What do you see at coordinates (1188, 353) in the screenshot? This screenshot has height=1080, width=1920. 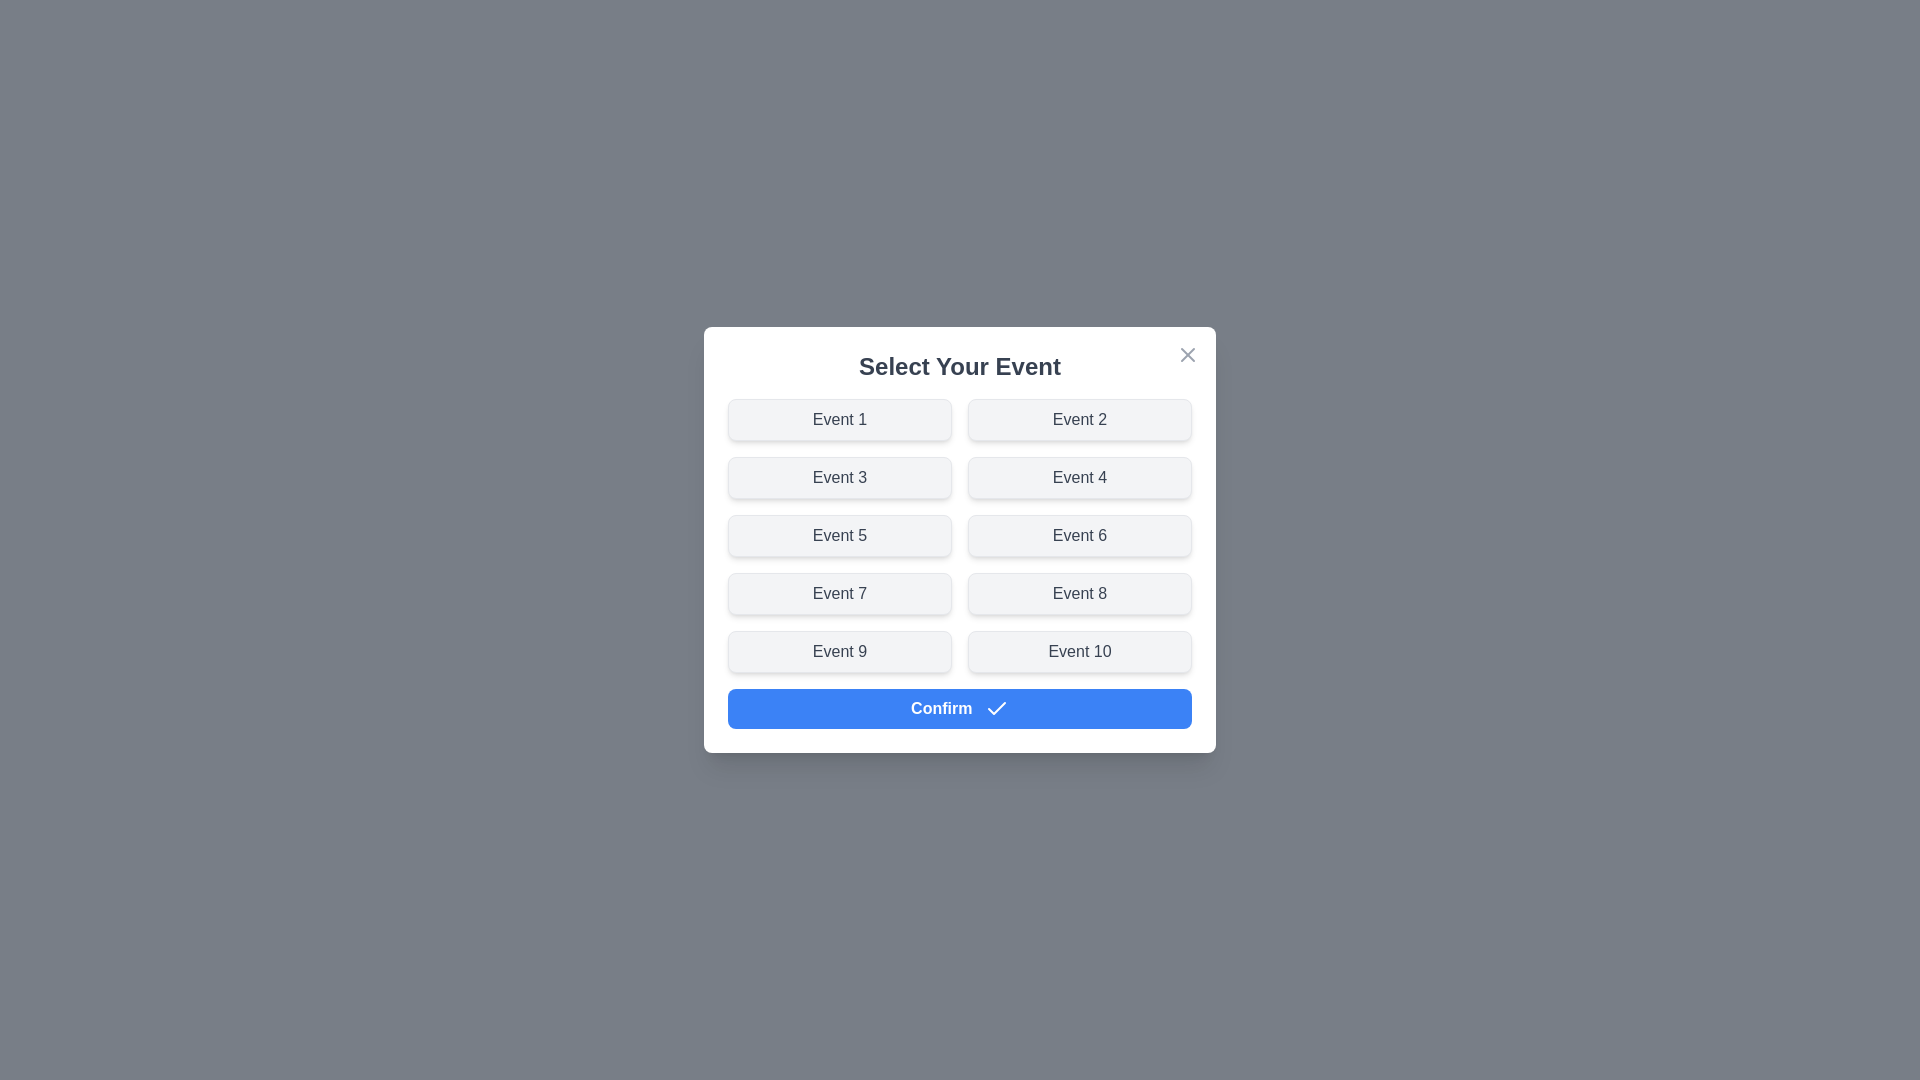 I see `the close (X) button at the top-right corner of the dialog` at bounding box center [1188, 353].